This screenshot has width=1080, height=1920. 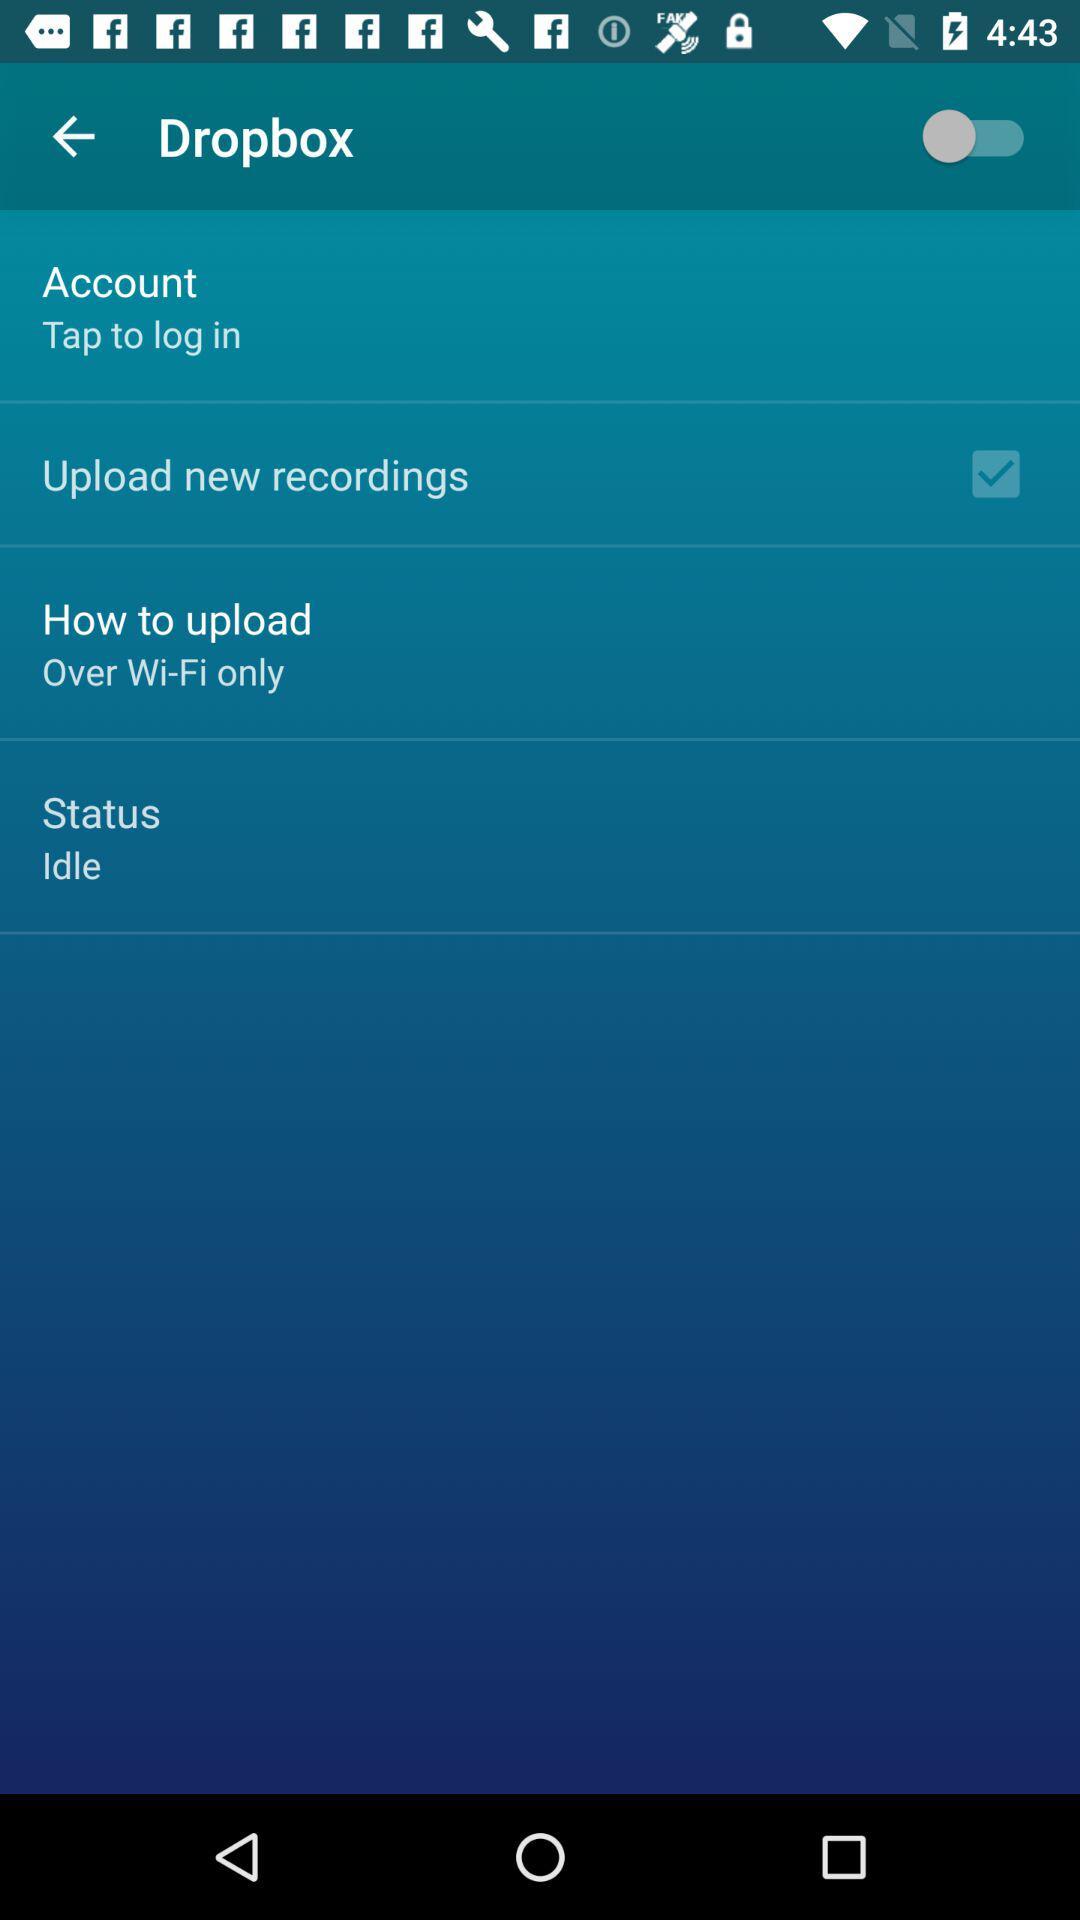 I want to click on the account, so click(x=119, y=279).